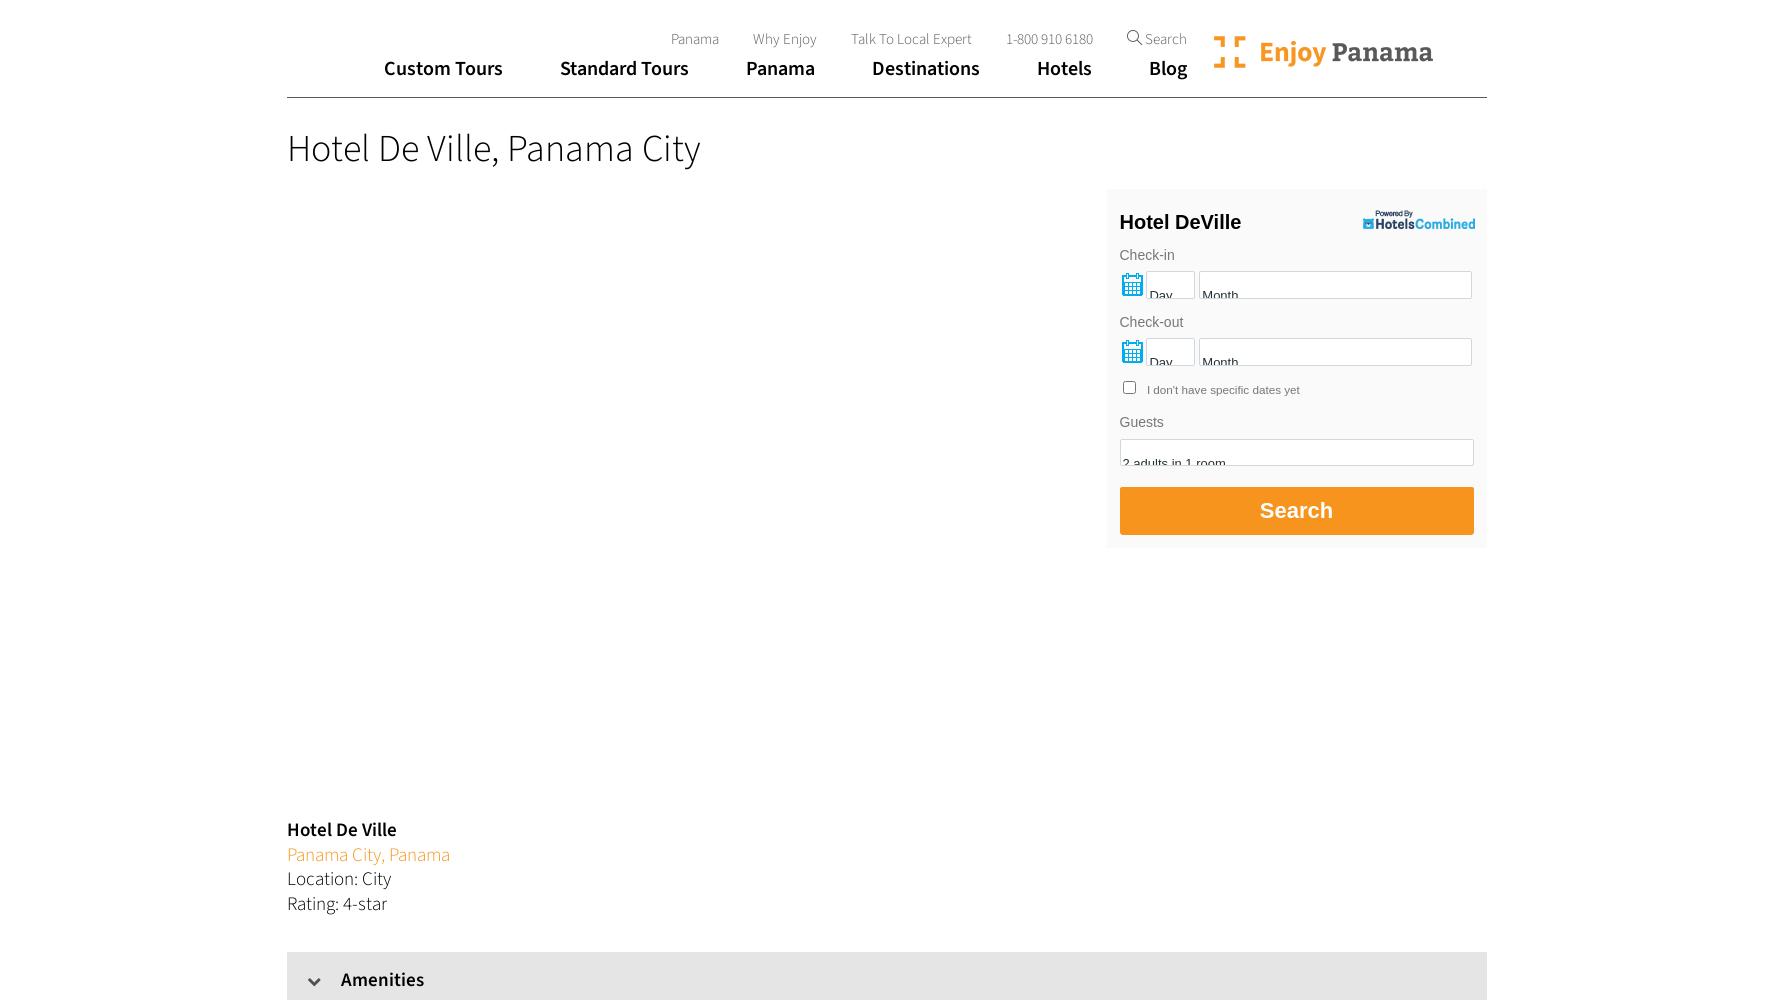  I want to click on 'Standard Tours', so click(622, 68).